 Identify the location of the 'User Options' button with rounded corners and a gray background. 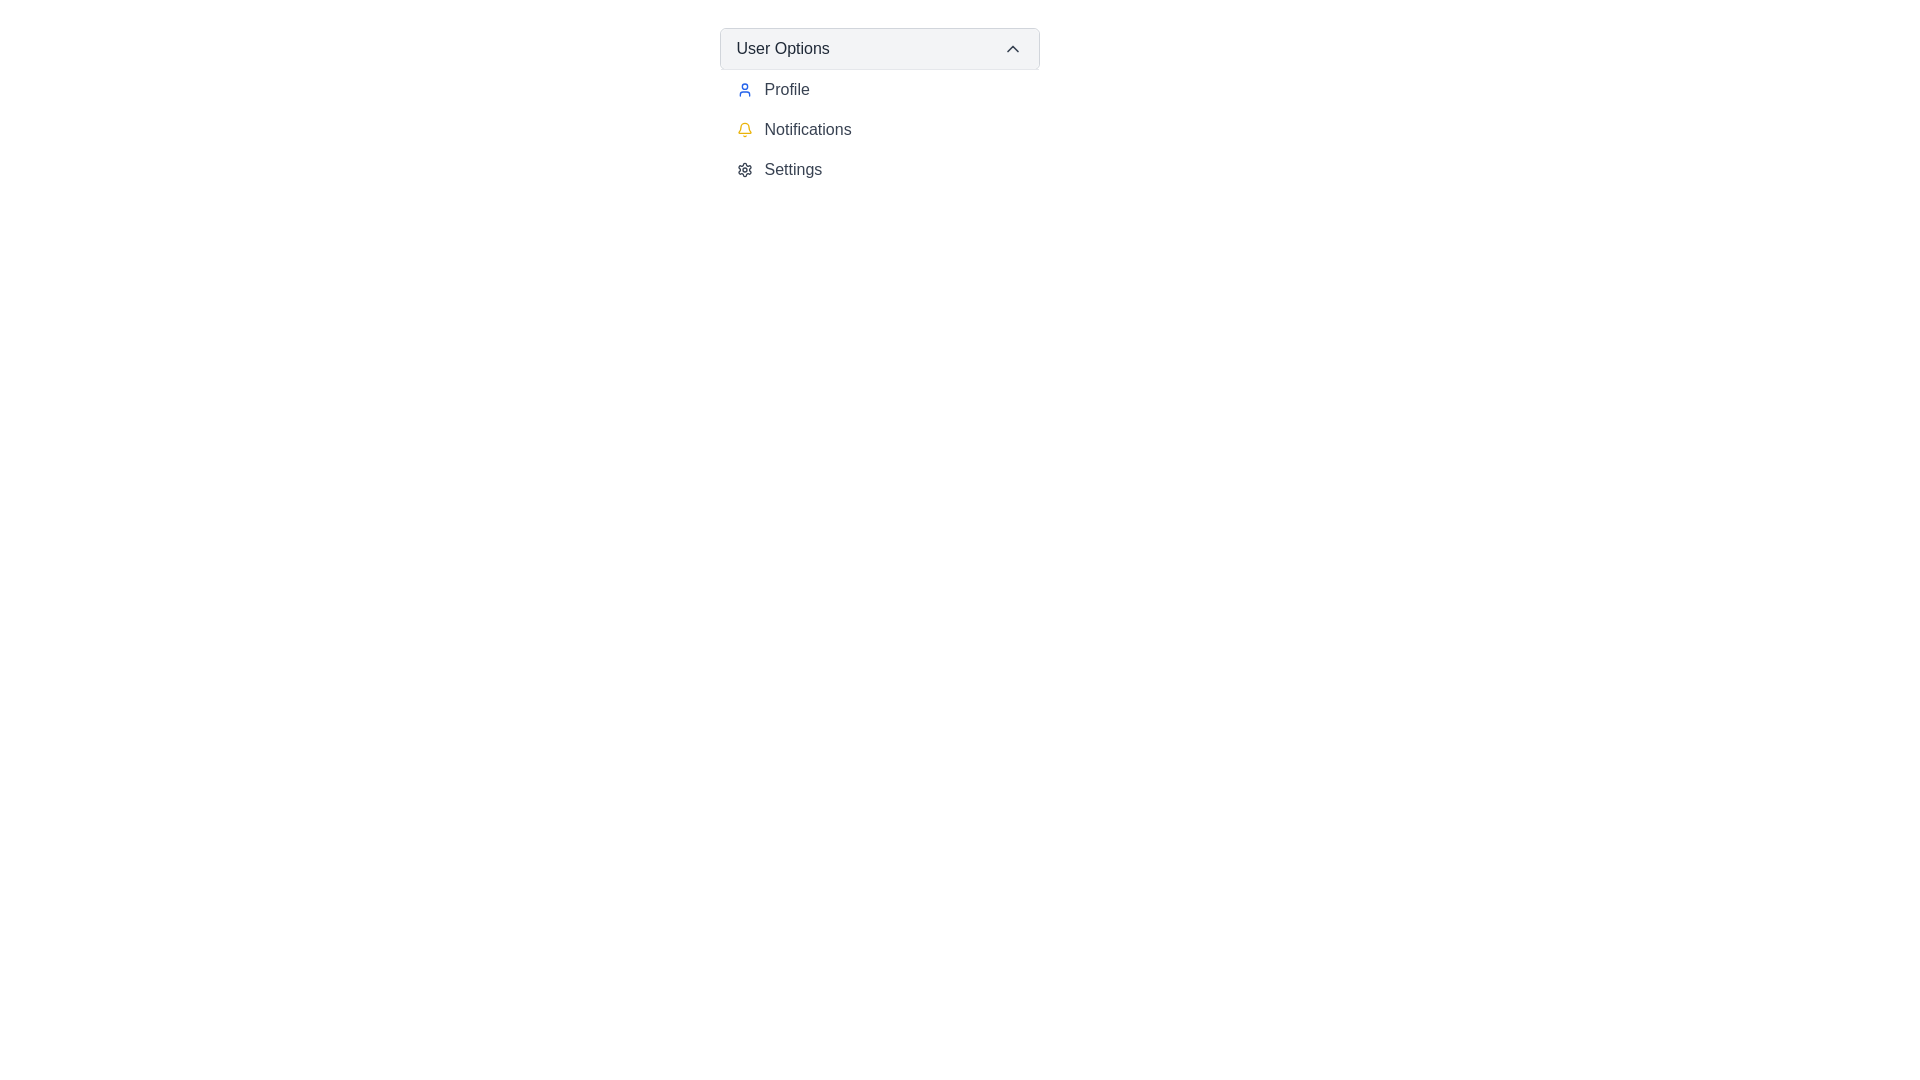
(879, 48).